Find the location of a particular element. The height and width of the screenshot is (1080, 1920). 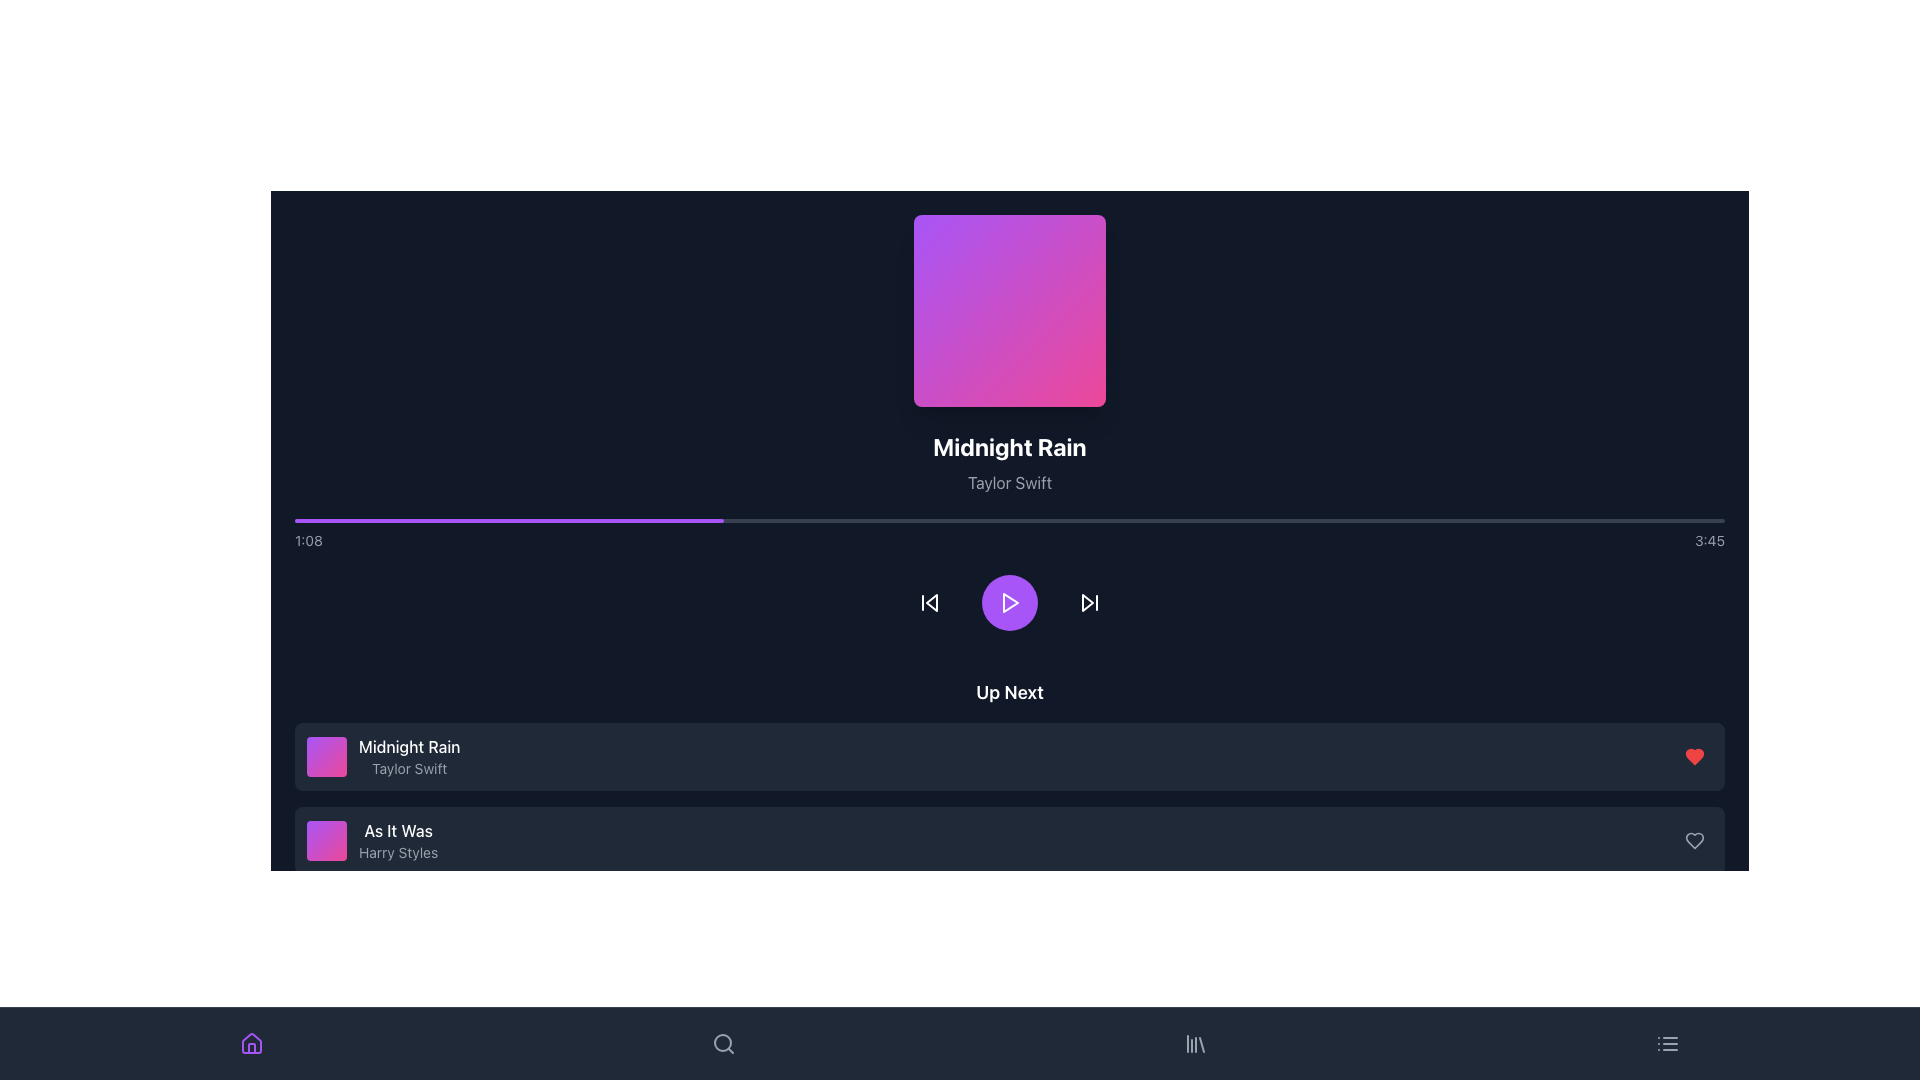

the search button, which is the second interactive element in the bottom navigation bar, to initiate a search is located at coordinates (723, 1043).